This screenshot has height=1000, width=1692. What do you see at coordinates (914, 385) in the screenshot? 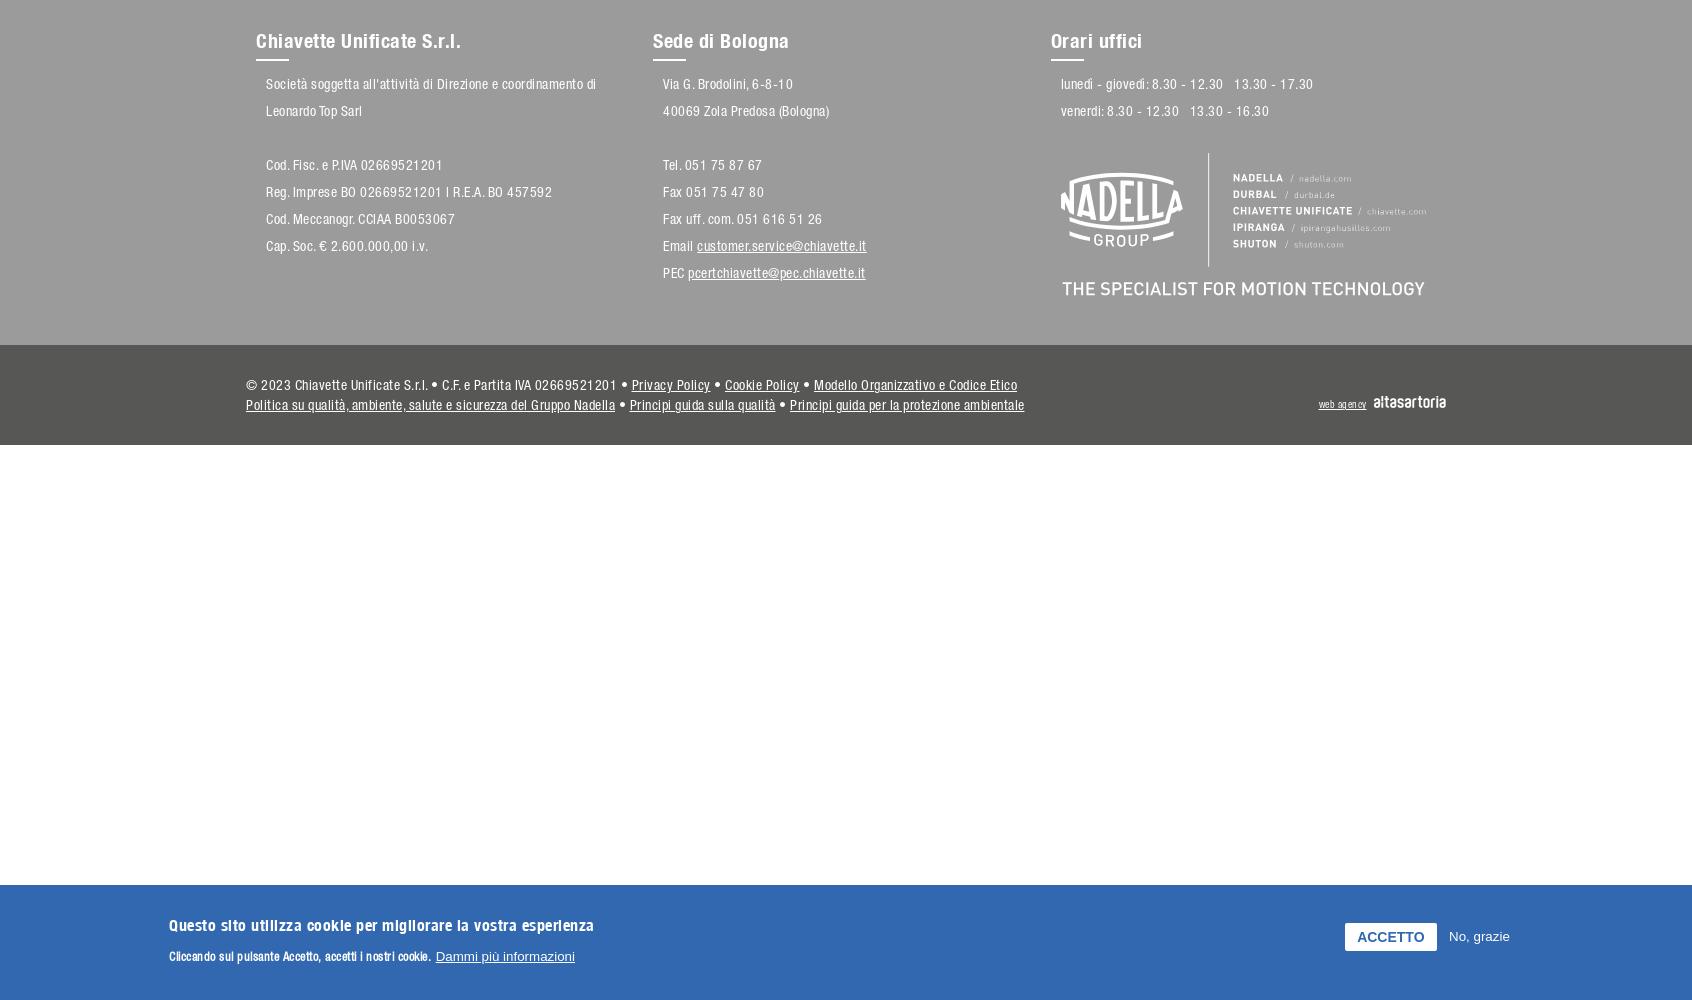
I see `'Modello Organizzativo e Codice Etico'` at bounding box center [914, 385].